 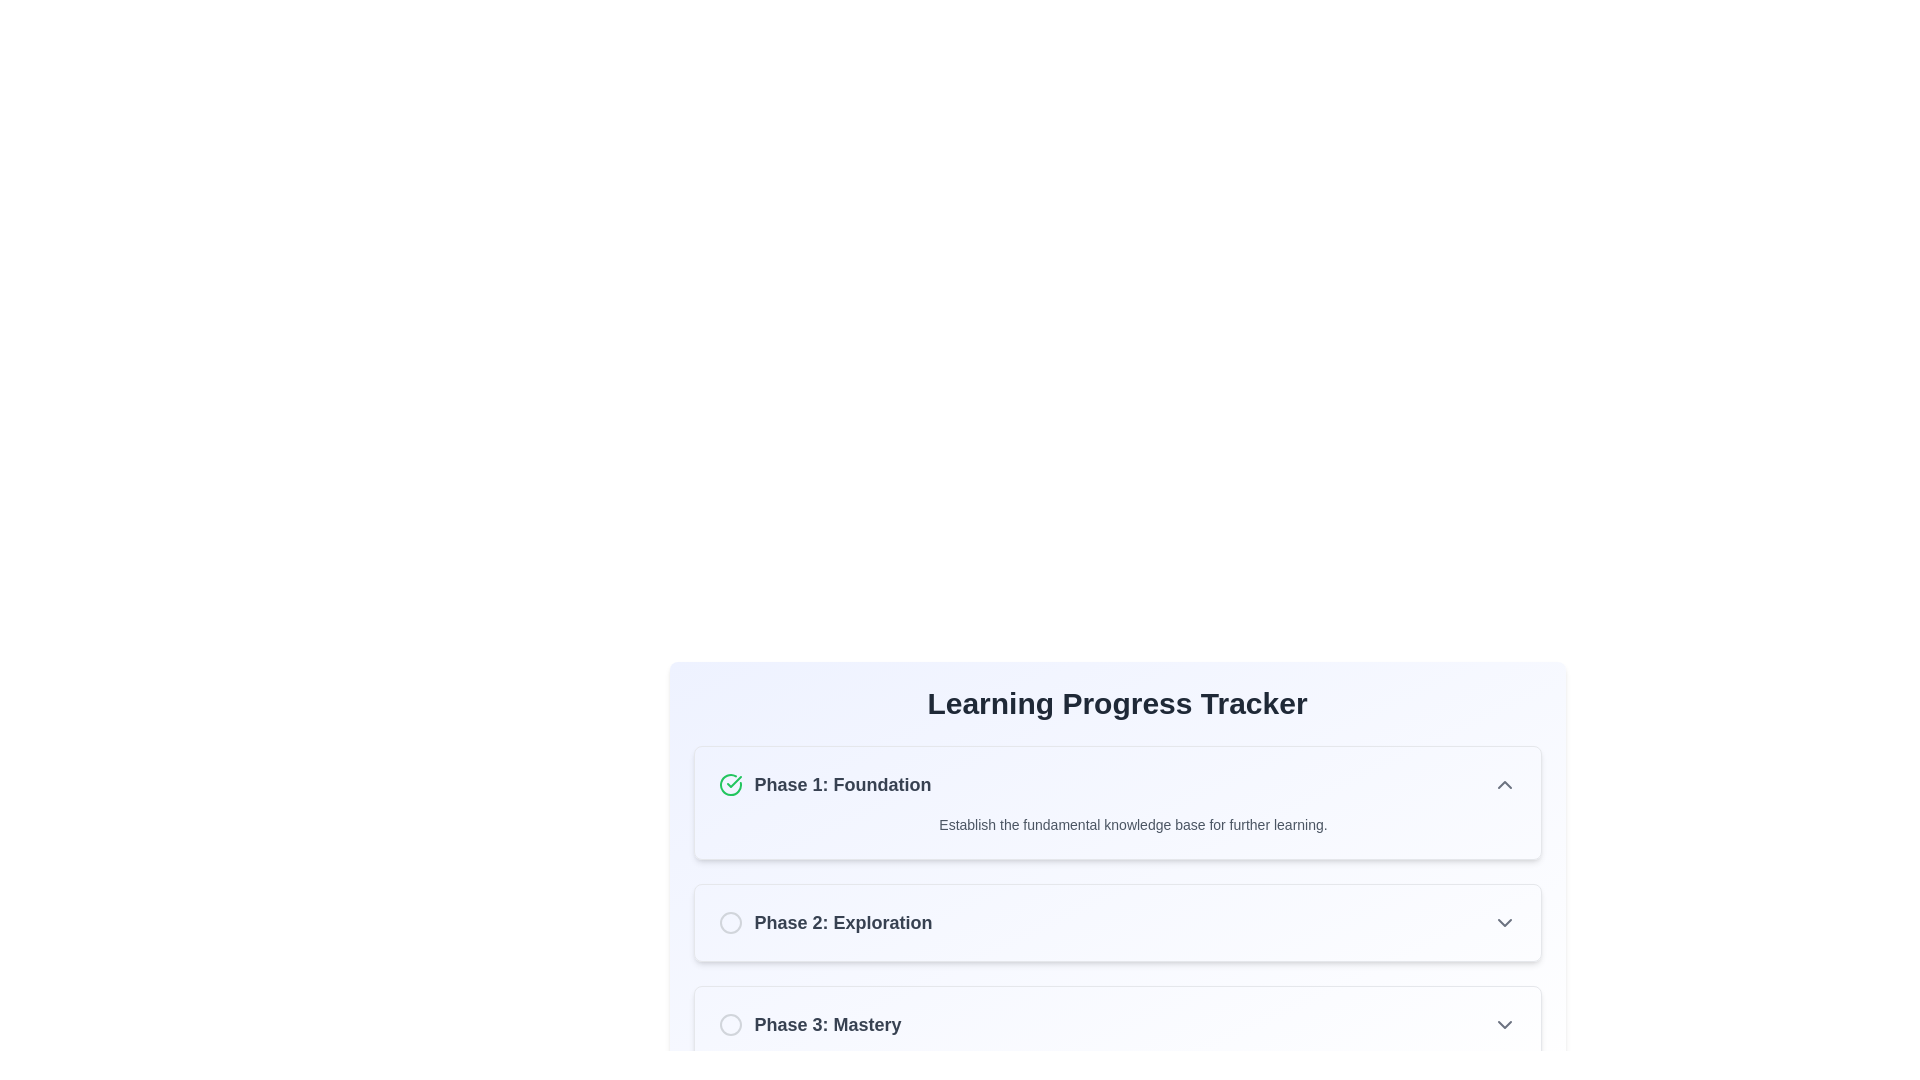 I want to click on text of the 'Phase 3: Mastery' label, which is the last element in the 'Learning Progress Tracker' interface, displayed in bold dark gray font, so click(x=828, y=1025).